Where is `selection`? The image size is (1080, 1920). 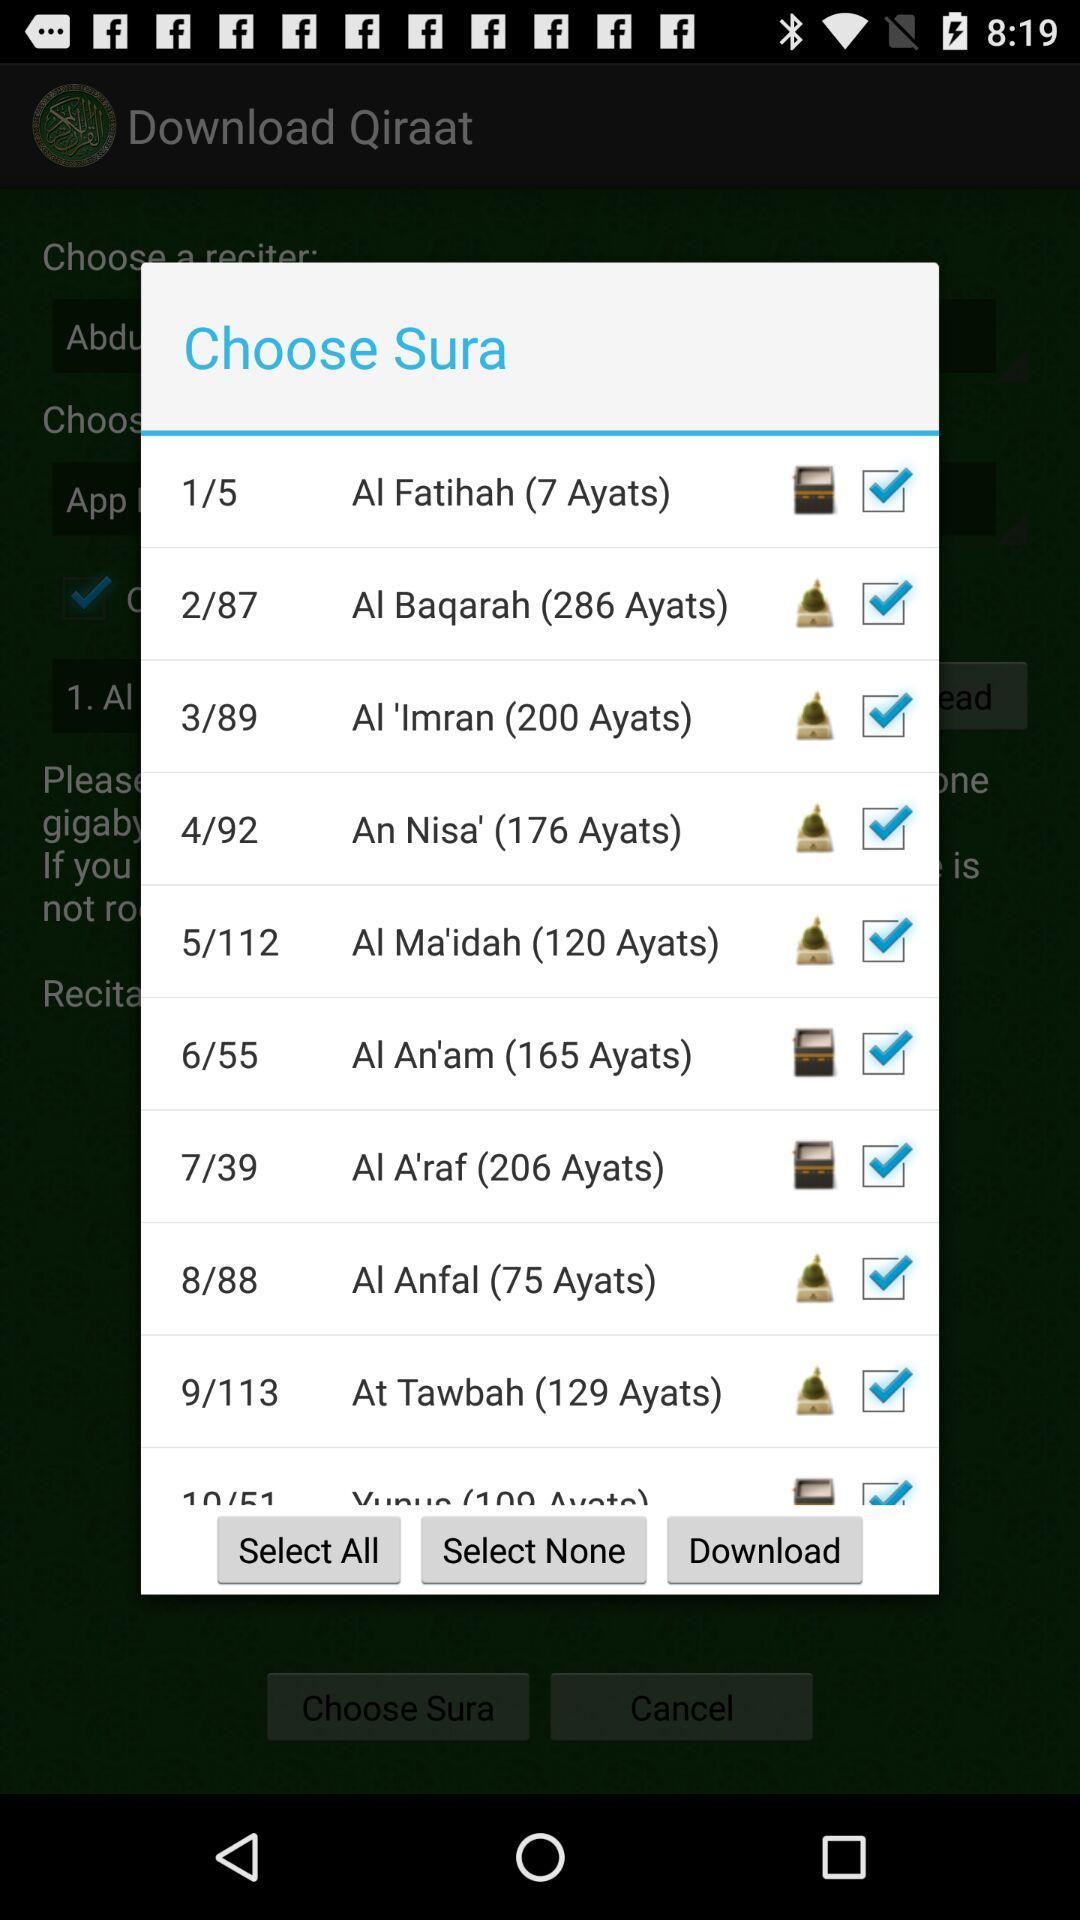
selection is located at coordinates (882, 716).